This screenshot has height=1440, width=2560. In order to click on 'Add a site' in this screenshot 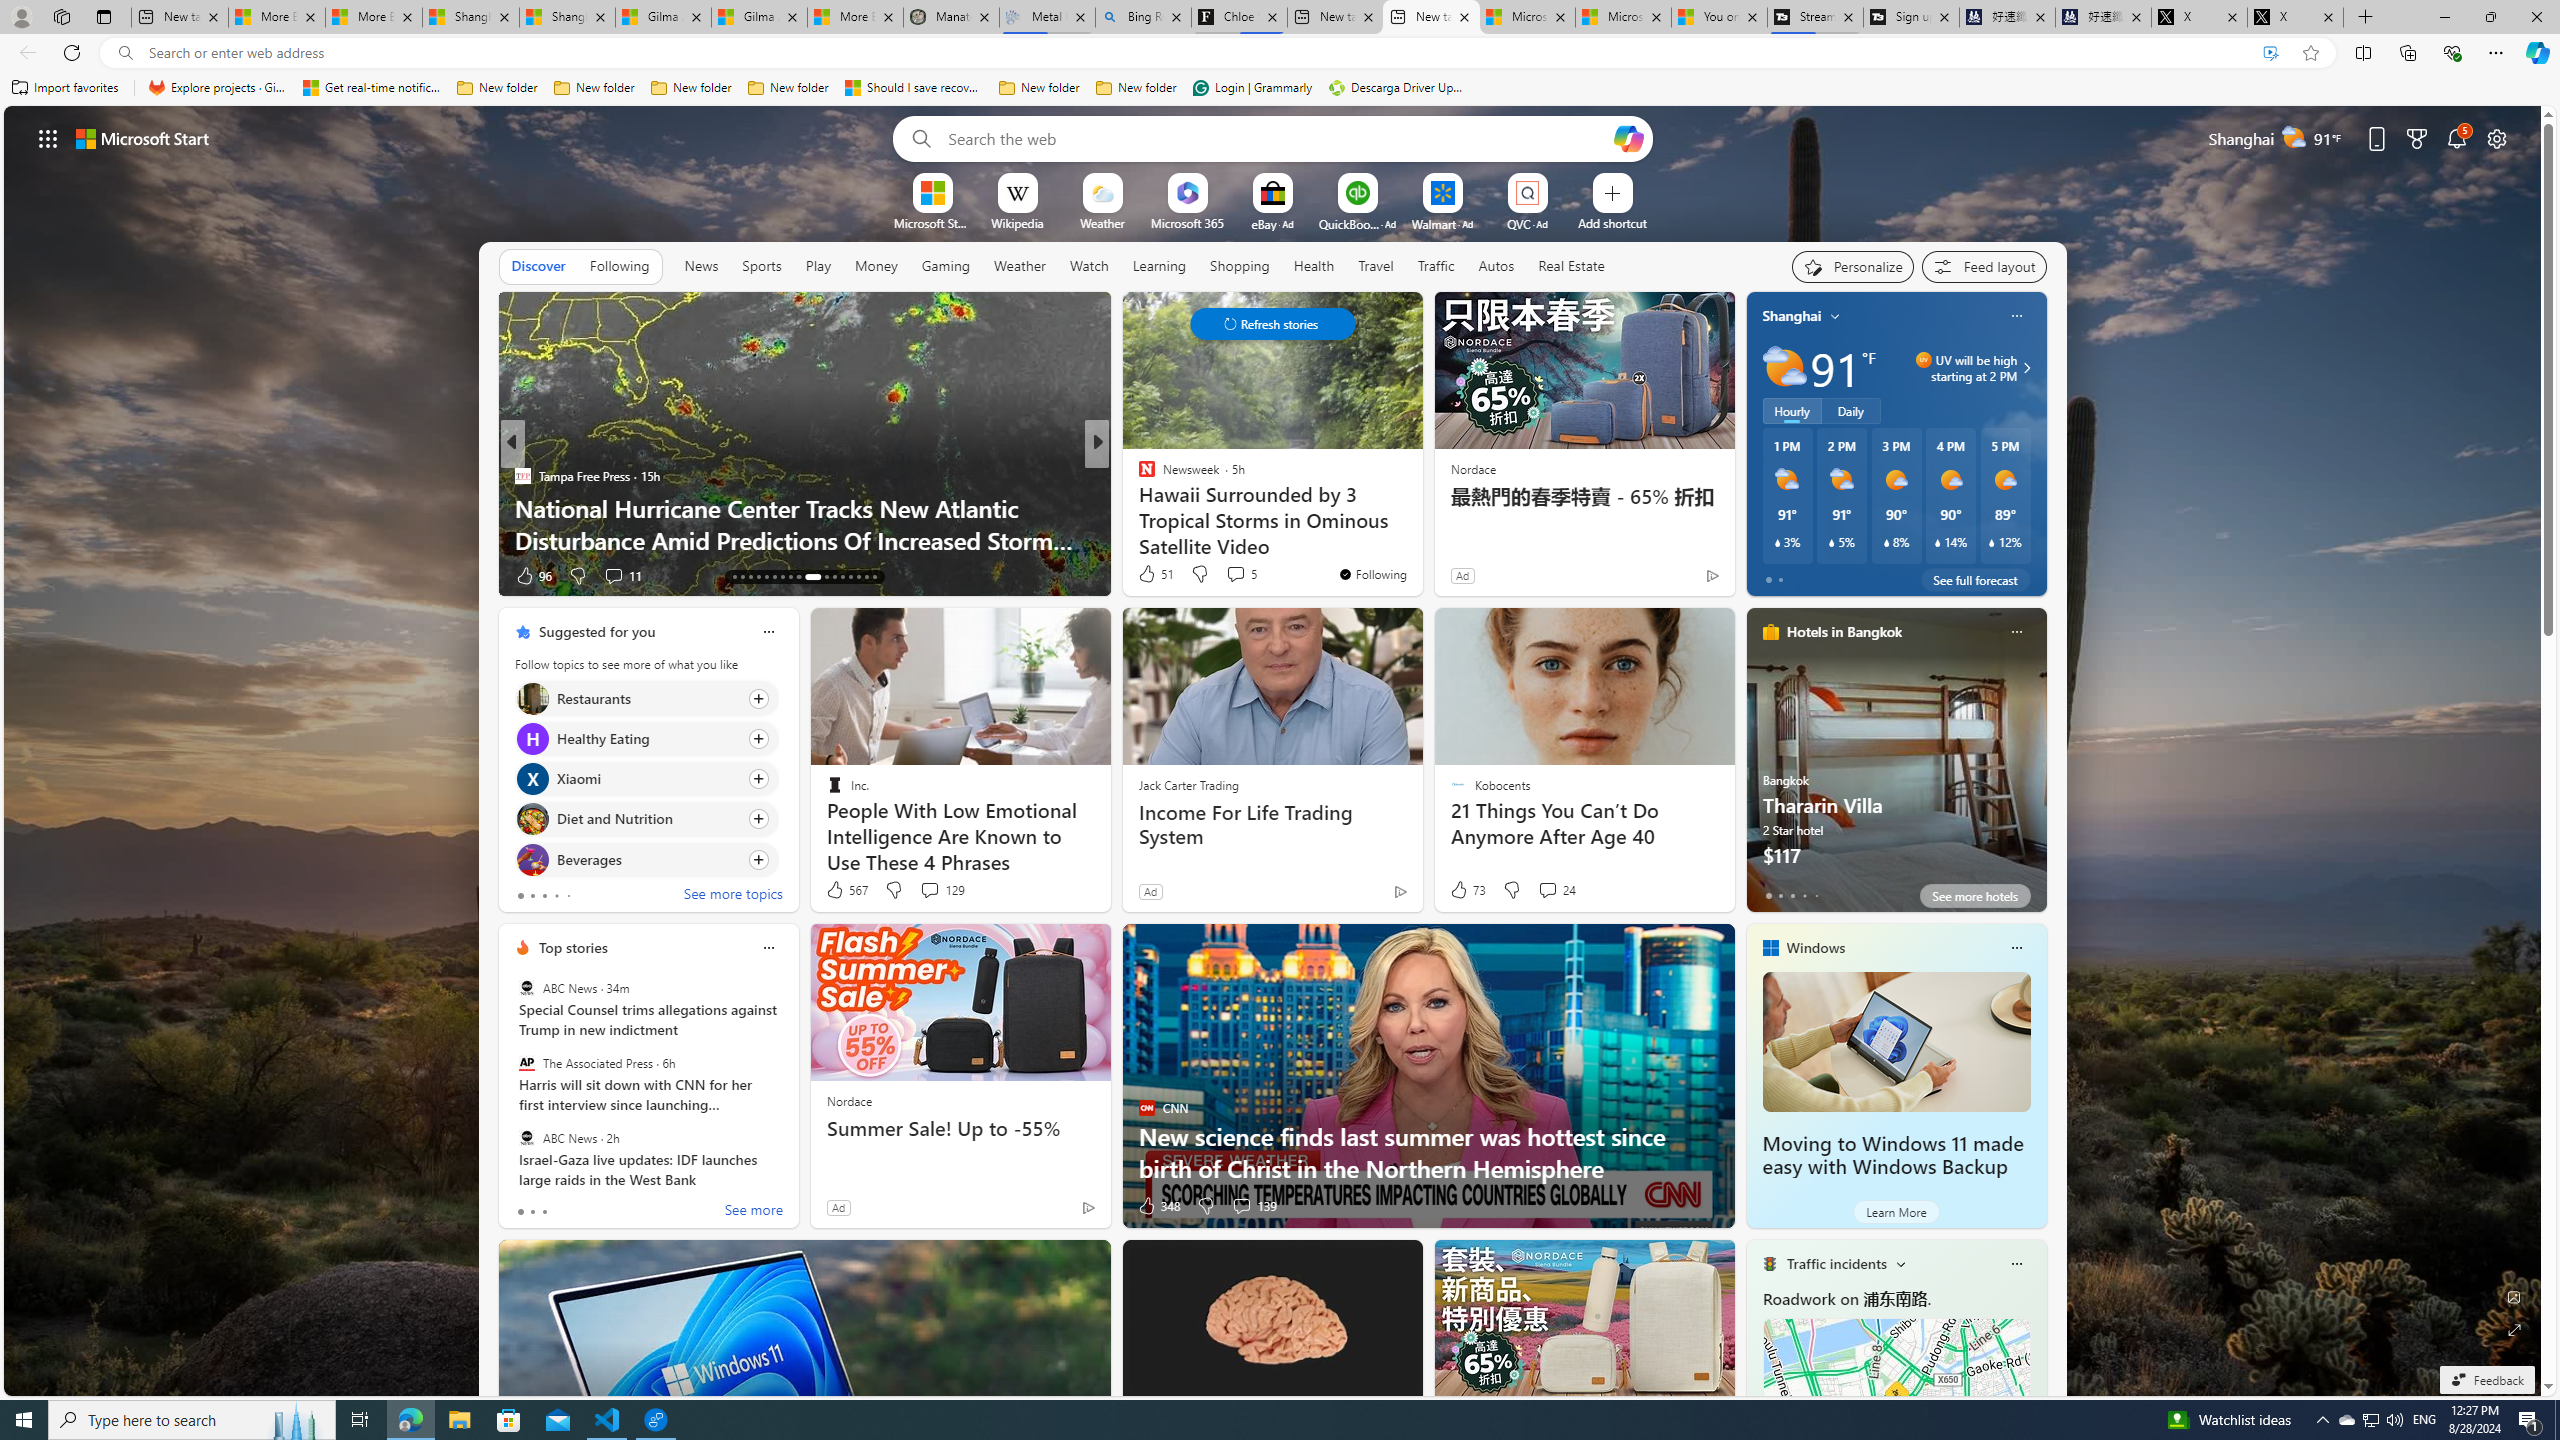, I will do `click(1610, 222)`.